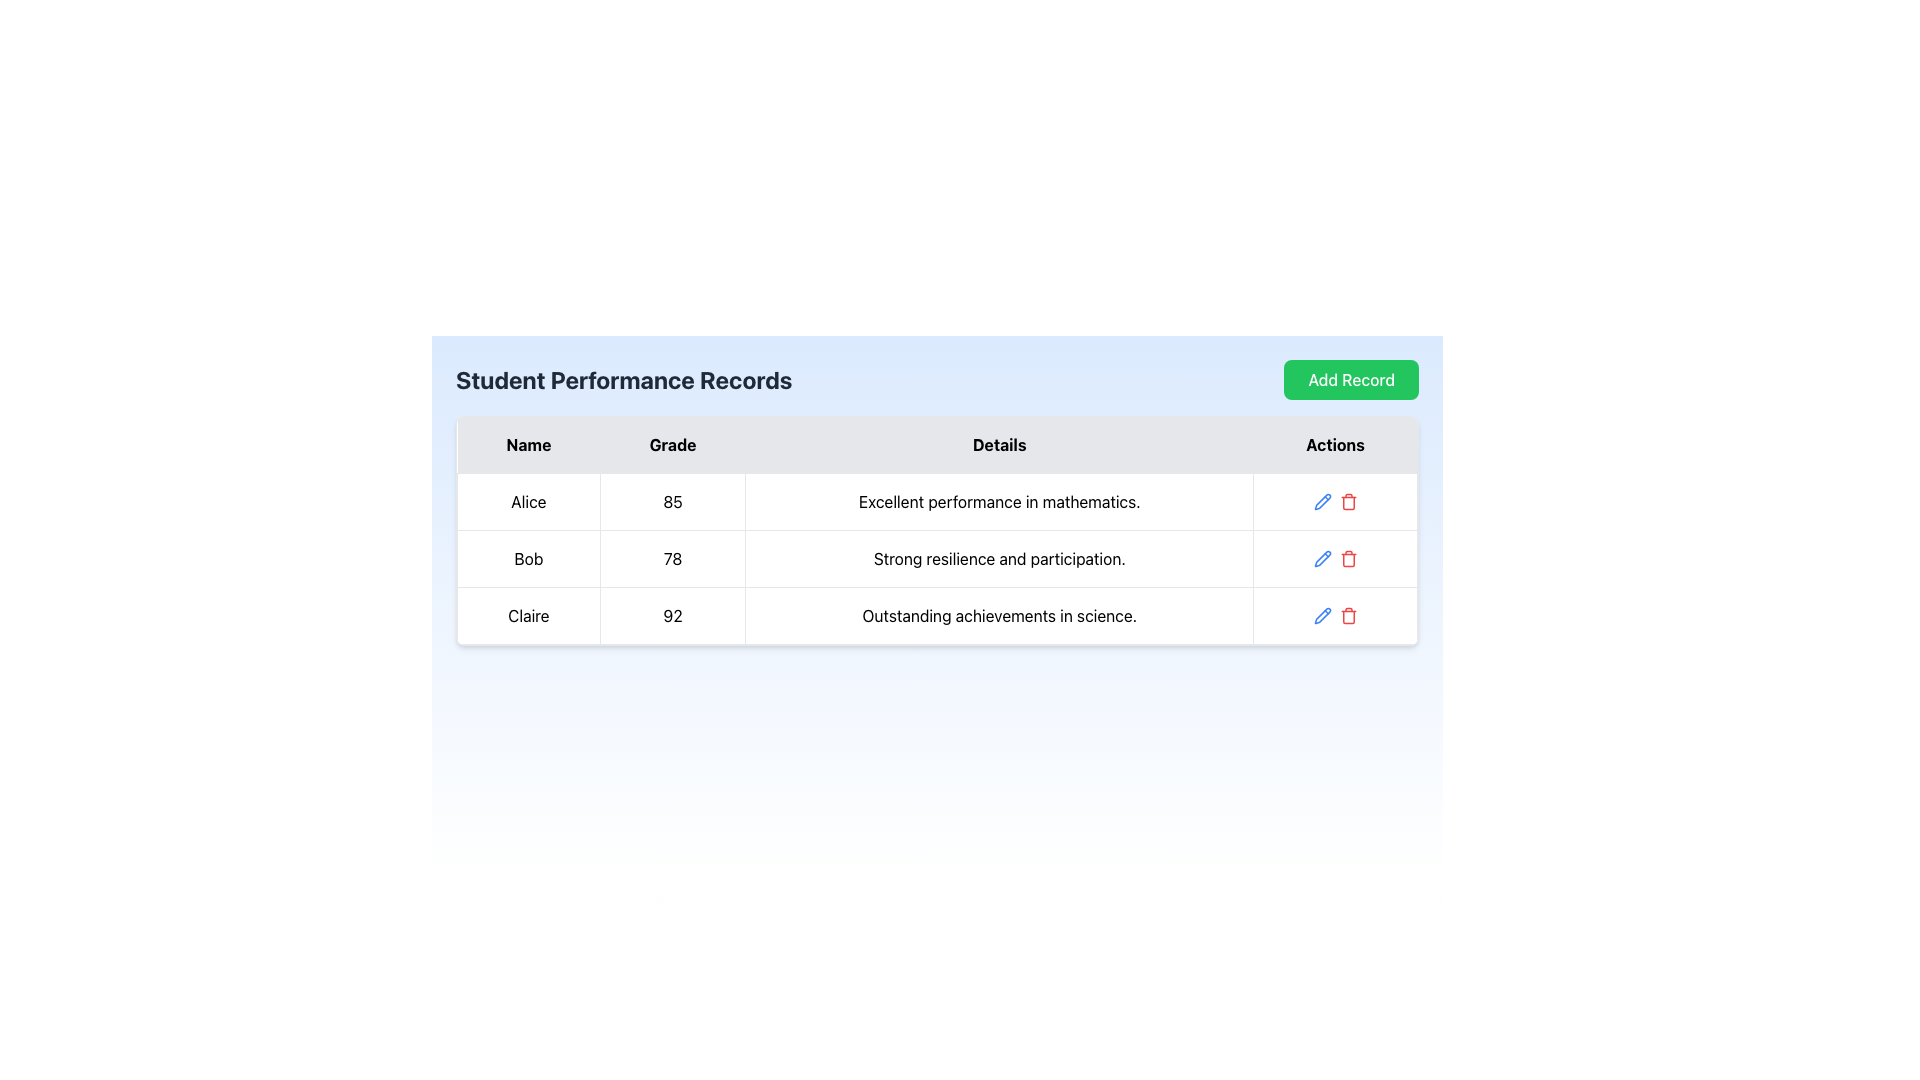  I want to click on the red trash bin icon button located in the second row, last column of the table under the 'Actions' header, so click(1348, 559).